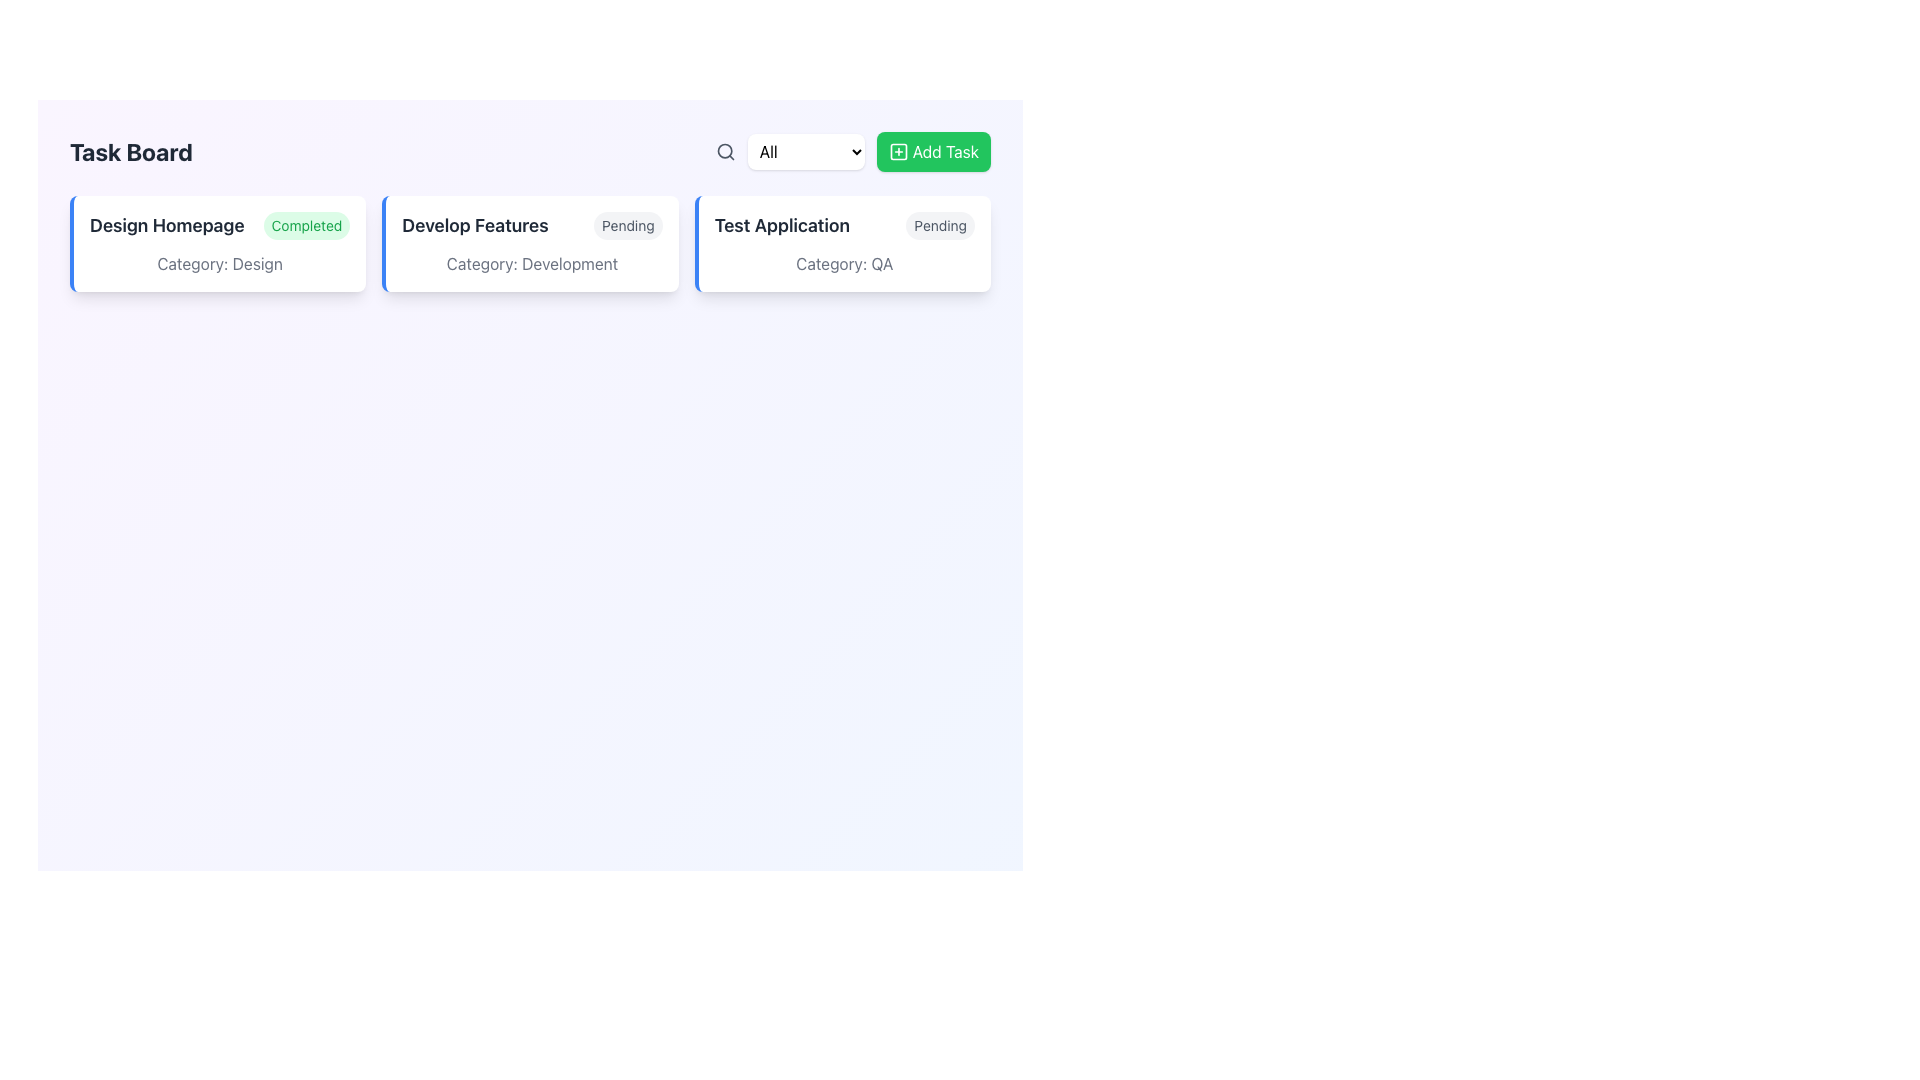  Describe the element at coordinates (844, 262) in the screenshot. I see `text label 'Category: QA' which is styled in muted gray color and positioned below the title 'Test Application' within the rightmost card` at that location.